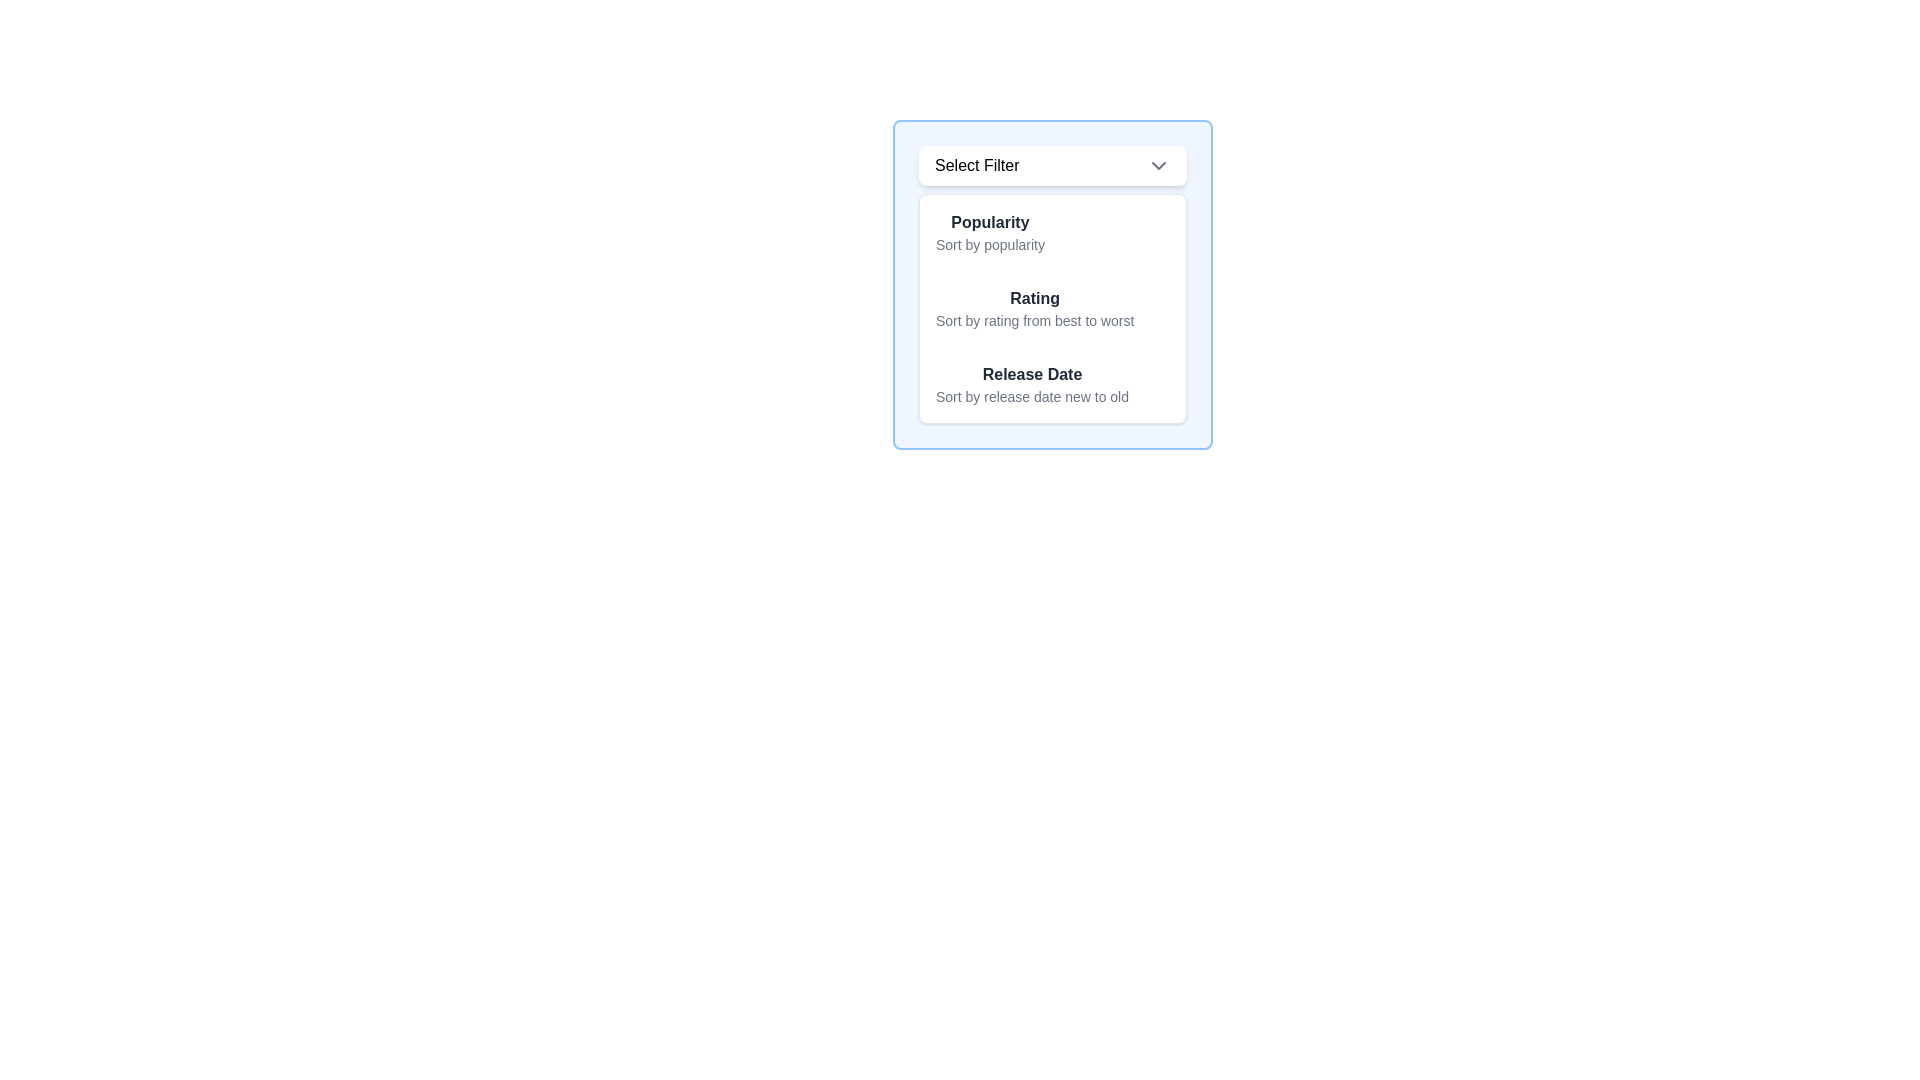  What do you see at coordinates (1051, 164) in the screenshot?
I see `the 'Select Filter' dropdown menu trigger button` at bounding box center [1051, 164].